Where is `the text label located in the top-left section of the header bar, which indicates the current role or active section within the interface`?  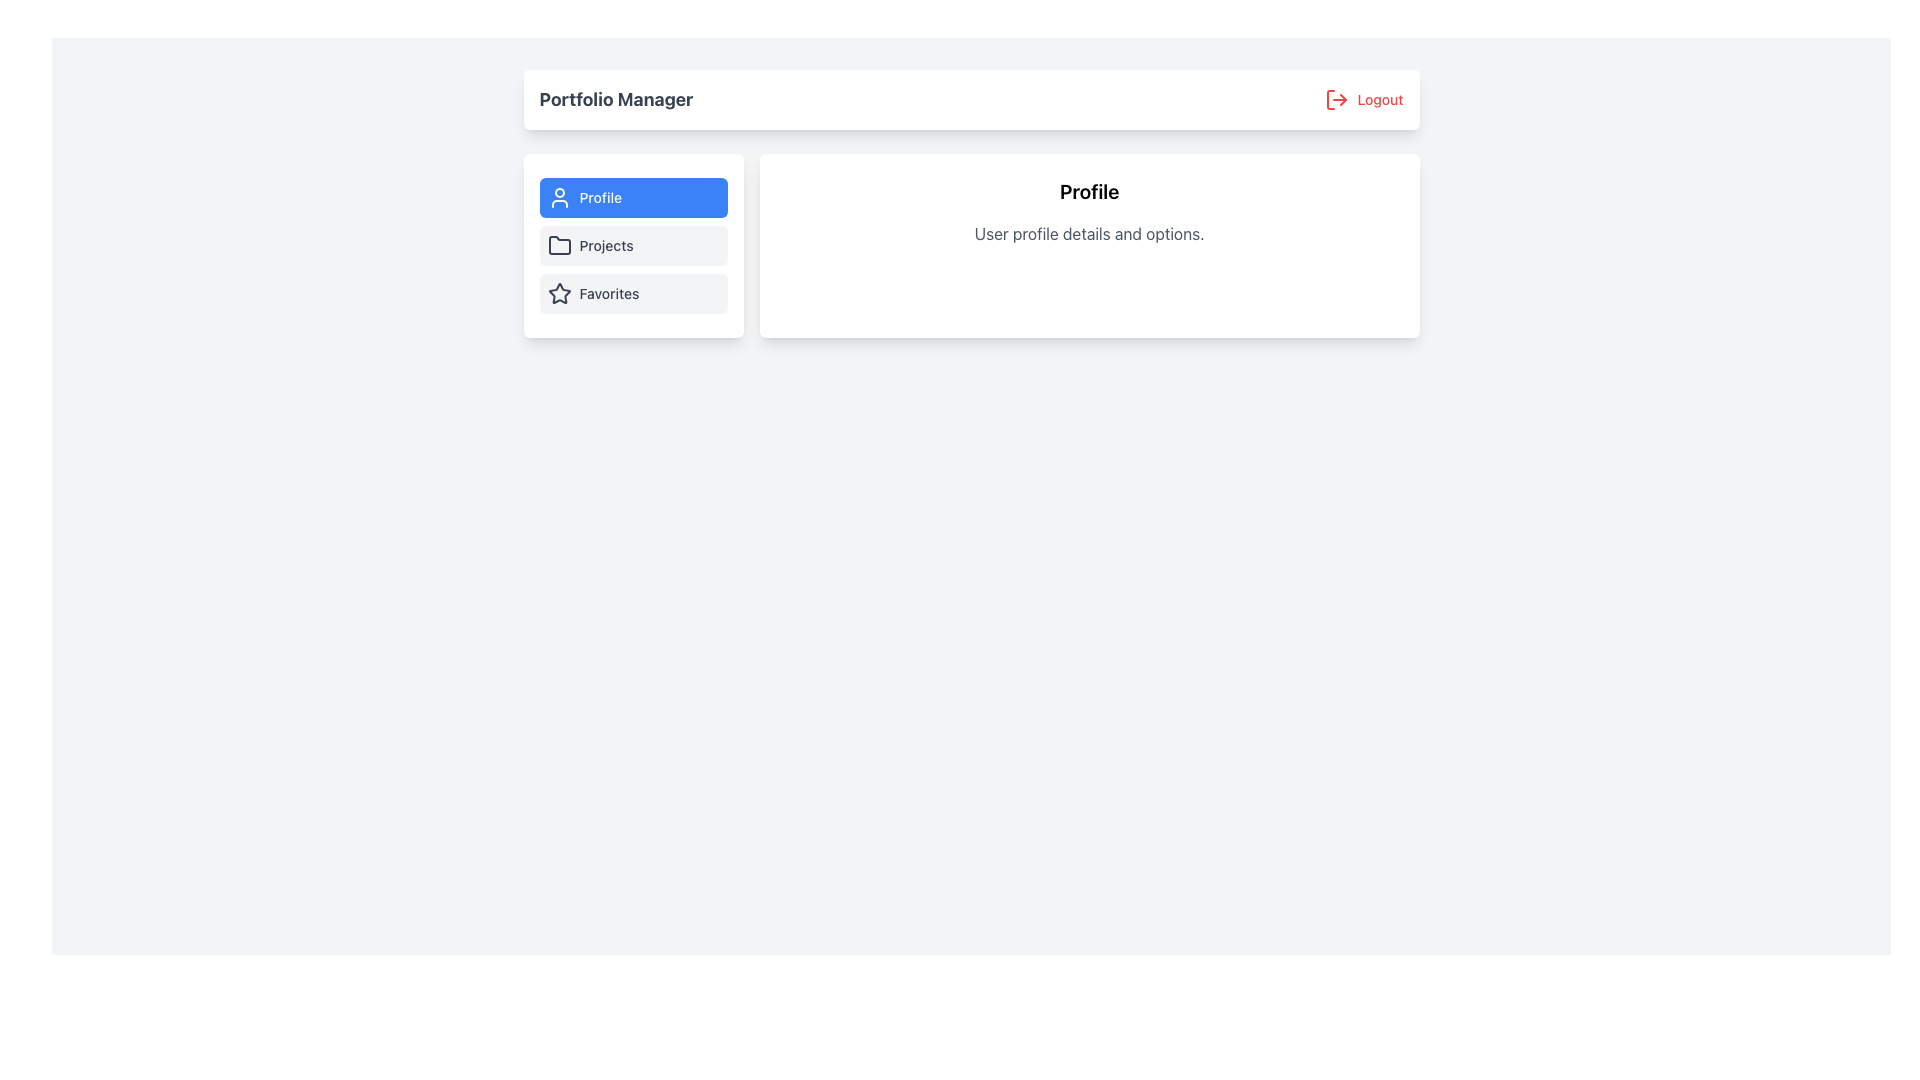
the text label located in the top-left section of the header bar, which indicates the current role or active section within the interface is located at coordinates (615, 100).